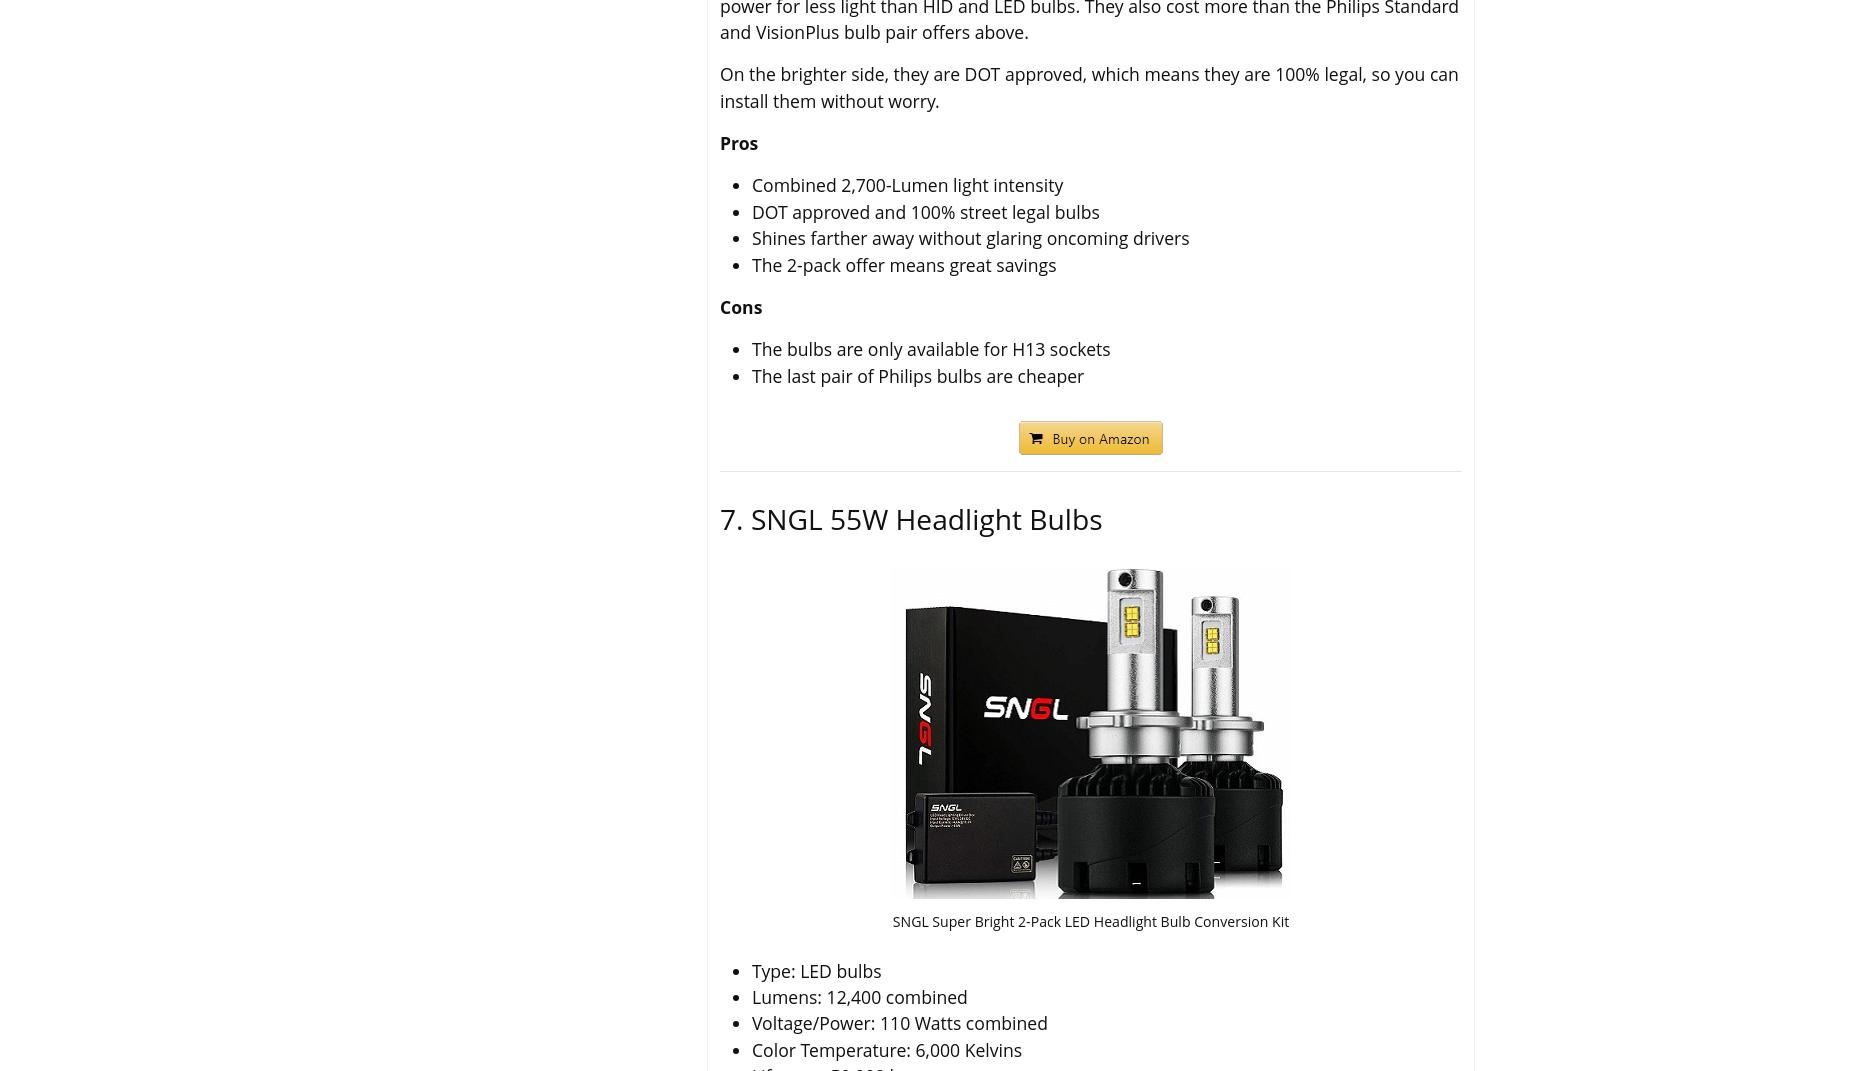 Image resolution: width=1850 pixels, height=1071 pixels. What do you see at coordinates (752, 996) in the screenshot?
I see `'Lumens: 12,400 combined'` at bounding box center [752, 996].